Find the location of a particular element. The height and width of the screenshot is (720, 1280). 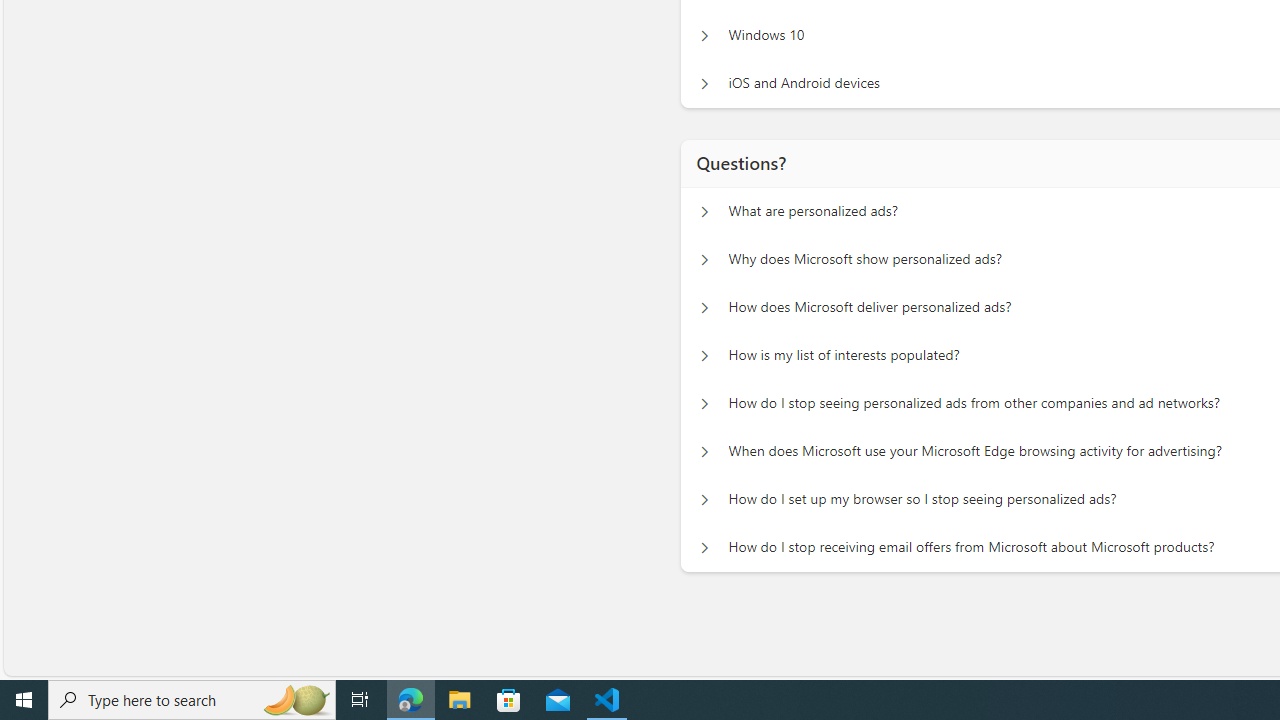

'Questions? How does Microsoft deliver personalized ads?' is located at coordinates (702, 308).